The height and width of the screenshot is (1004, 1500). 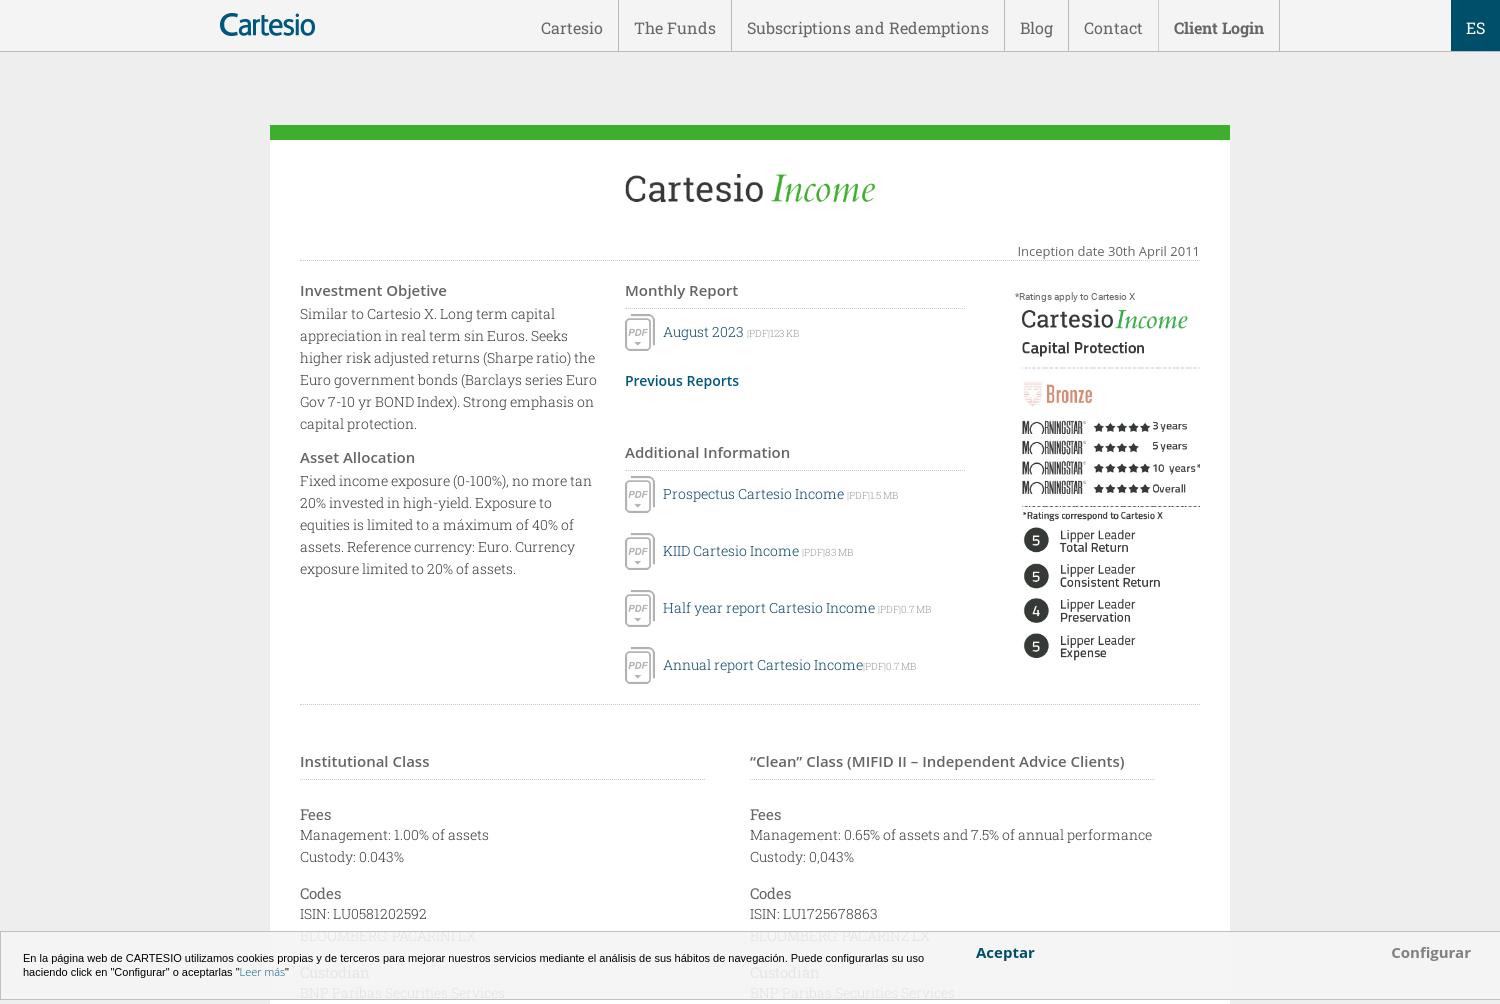 I want to click on '|PDF|123 KB', so click(x=772, y=333).